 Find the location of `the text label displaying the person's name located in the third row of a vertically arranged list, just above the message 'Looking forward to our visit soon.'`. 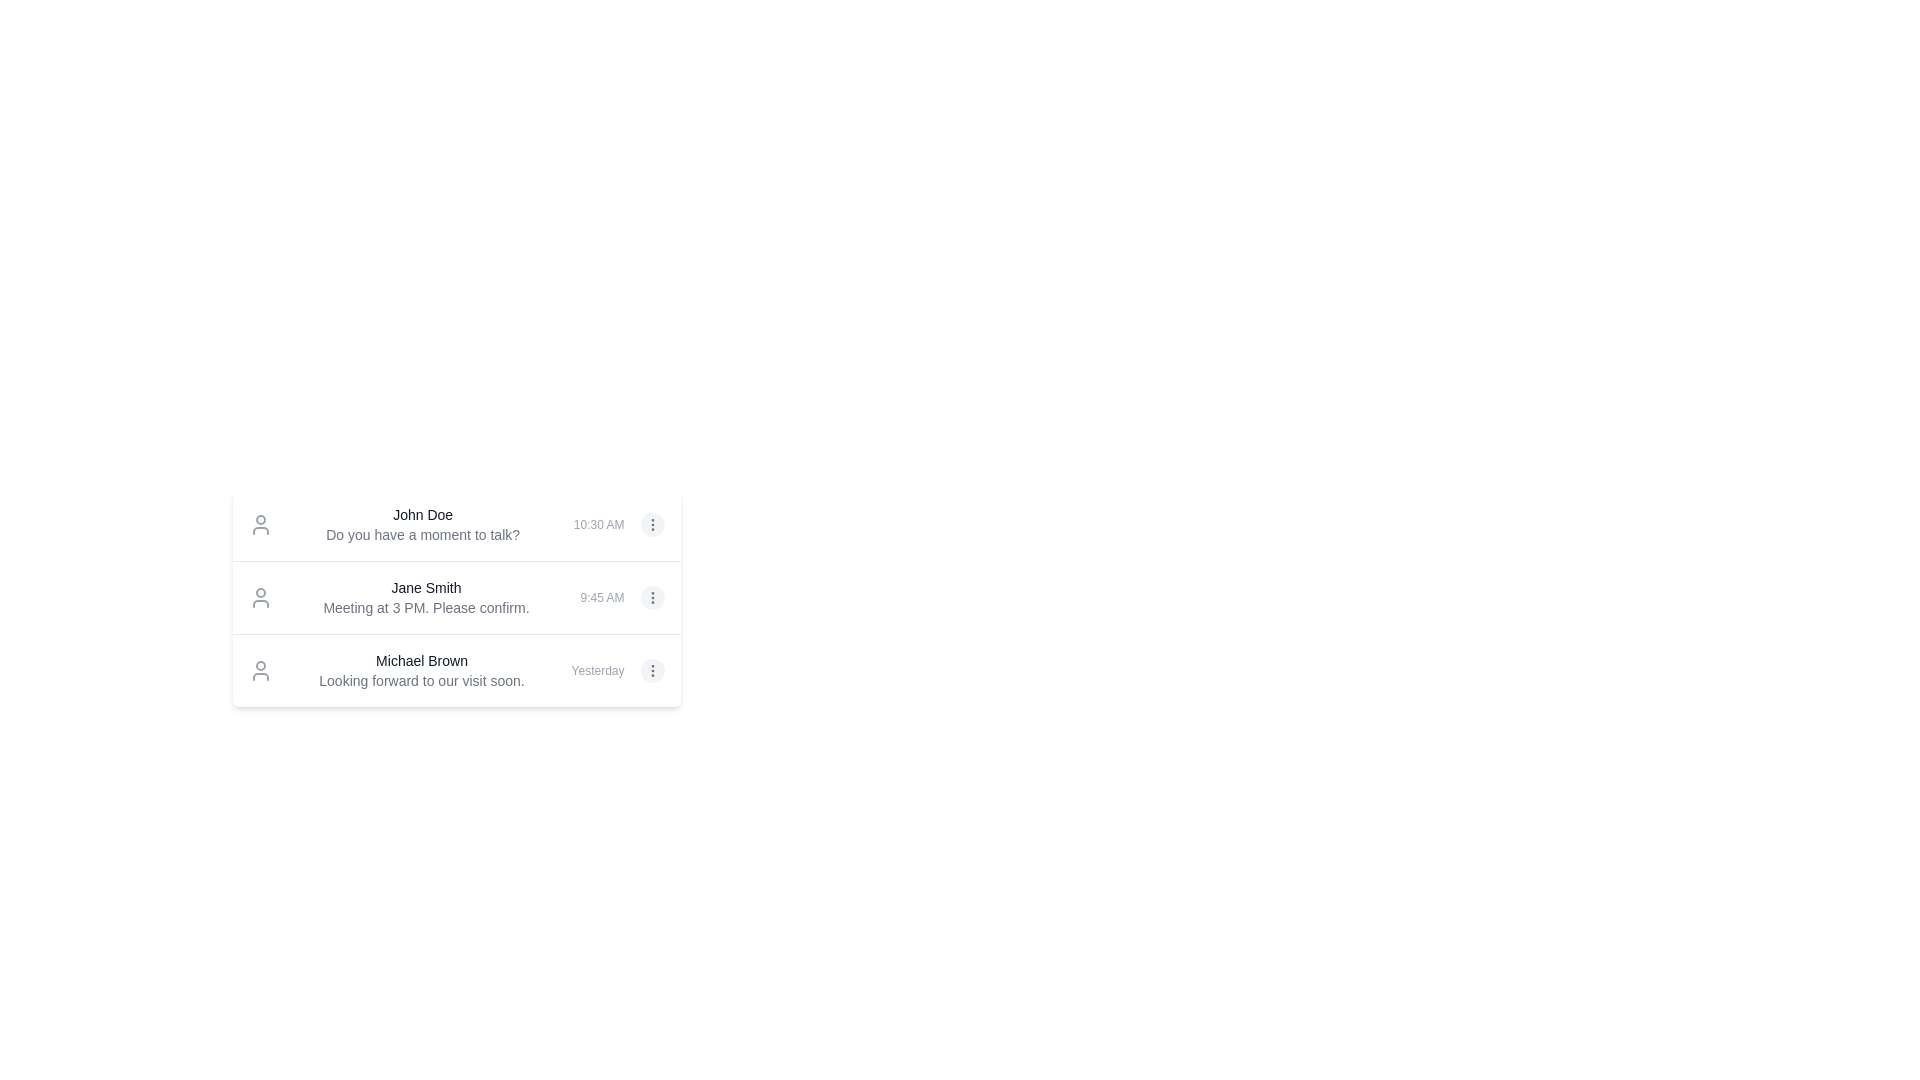

the text label displaying the person's name located in the third row of a vertically arranged list, just above the message 'Looking forward to our visit soon.' is located at coordinates (421, 660).